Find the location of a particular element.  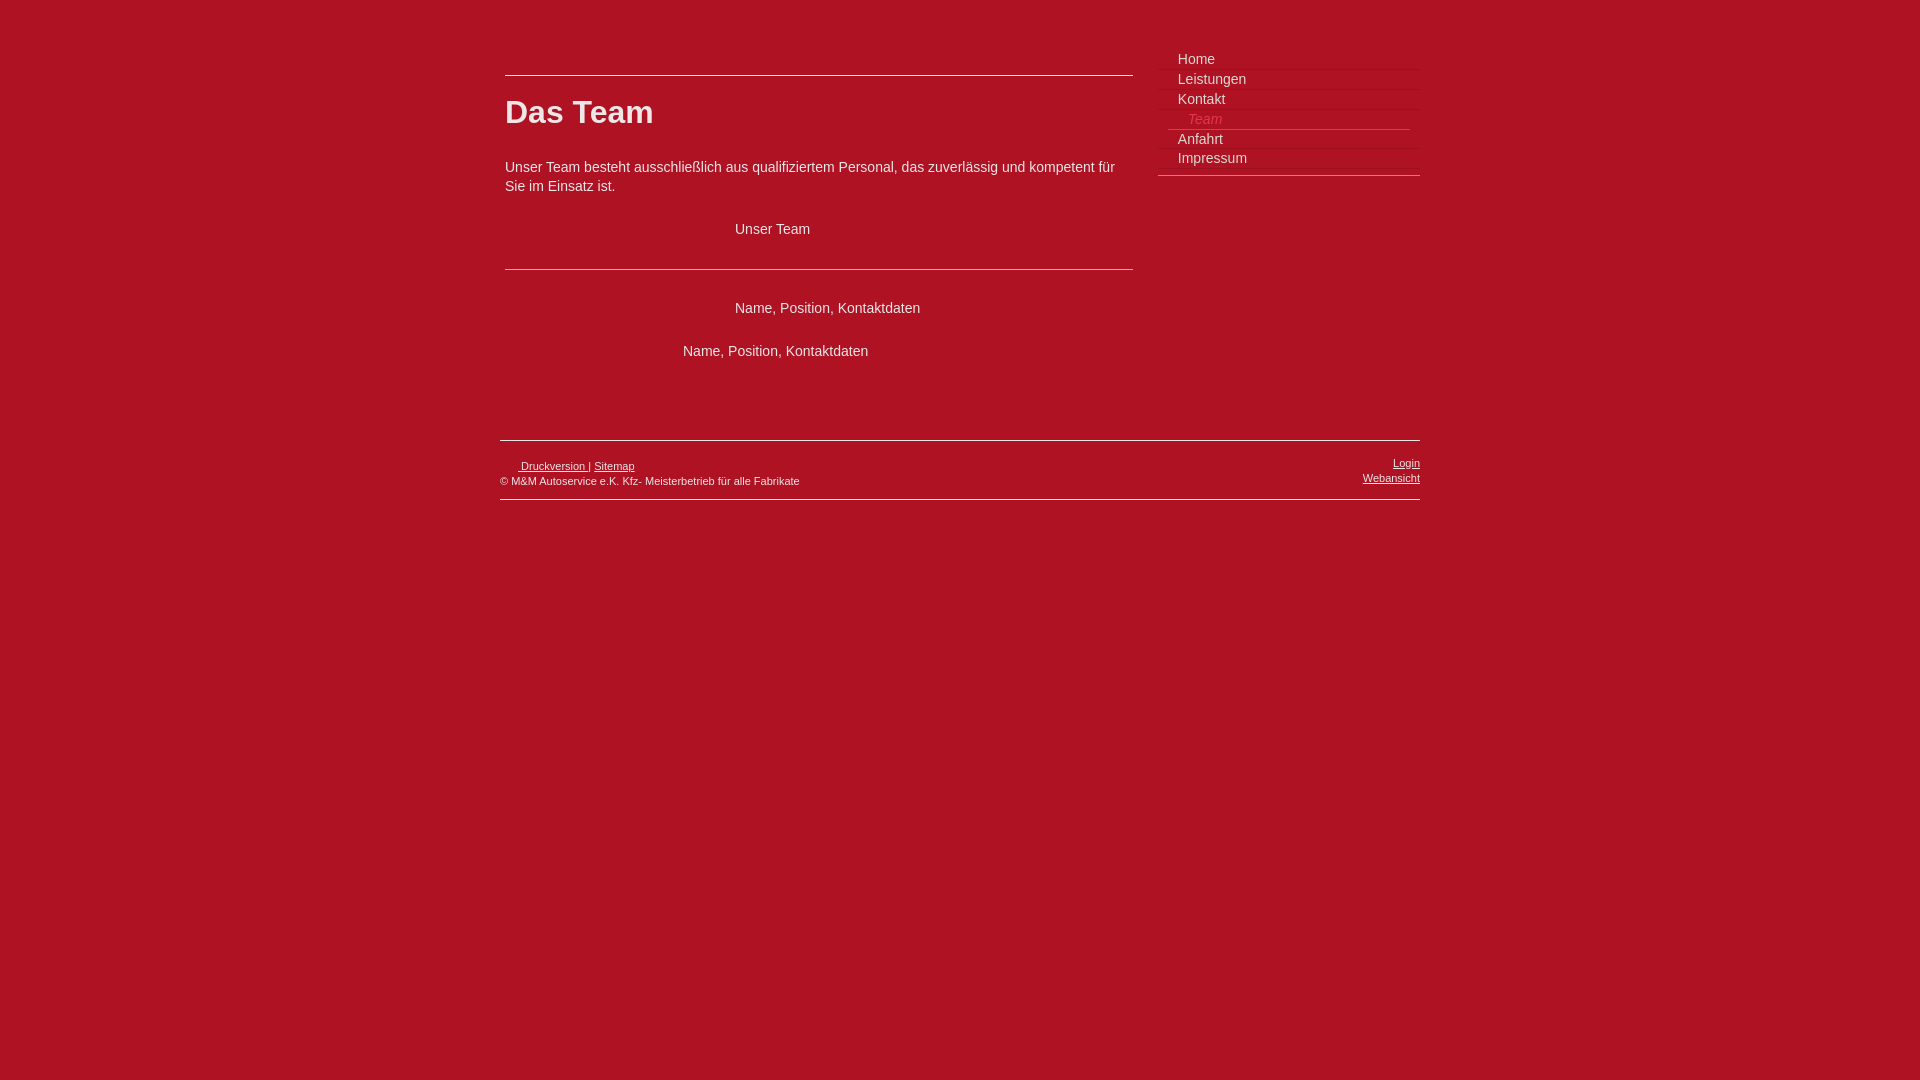

'Anfahrt' is located at coordinates (1289, 138).